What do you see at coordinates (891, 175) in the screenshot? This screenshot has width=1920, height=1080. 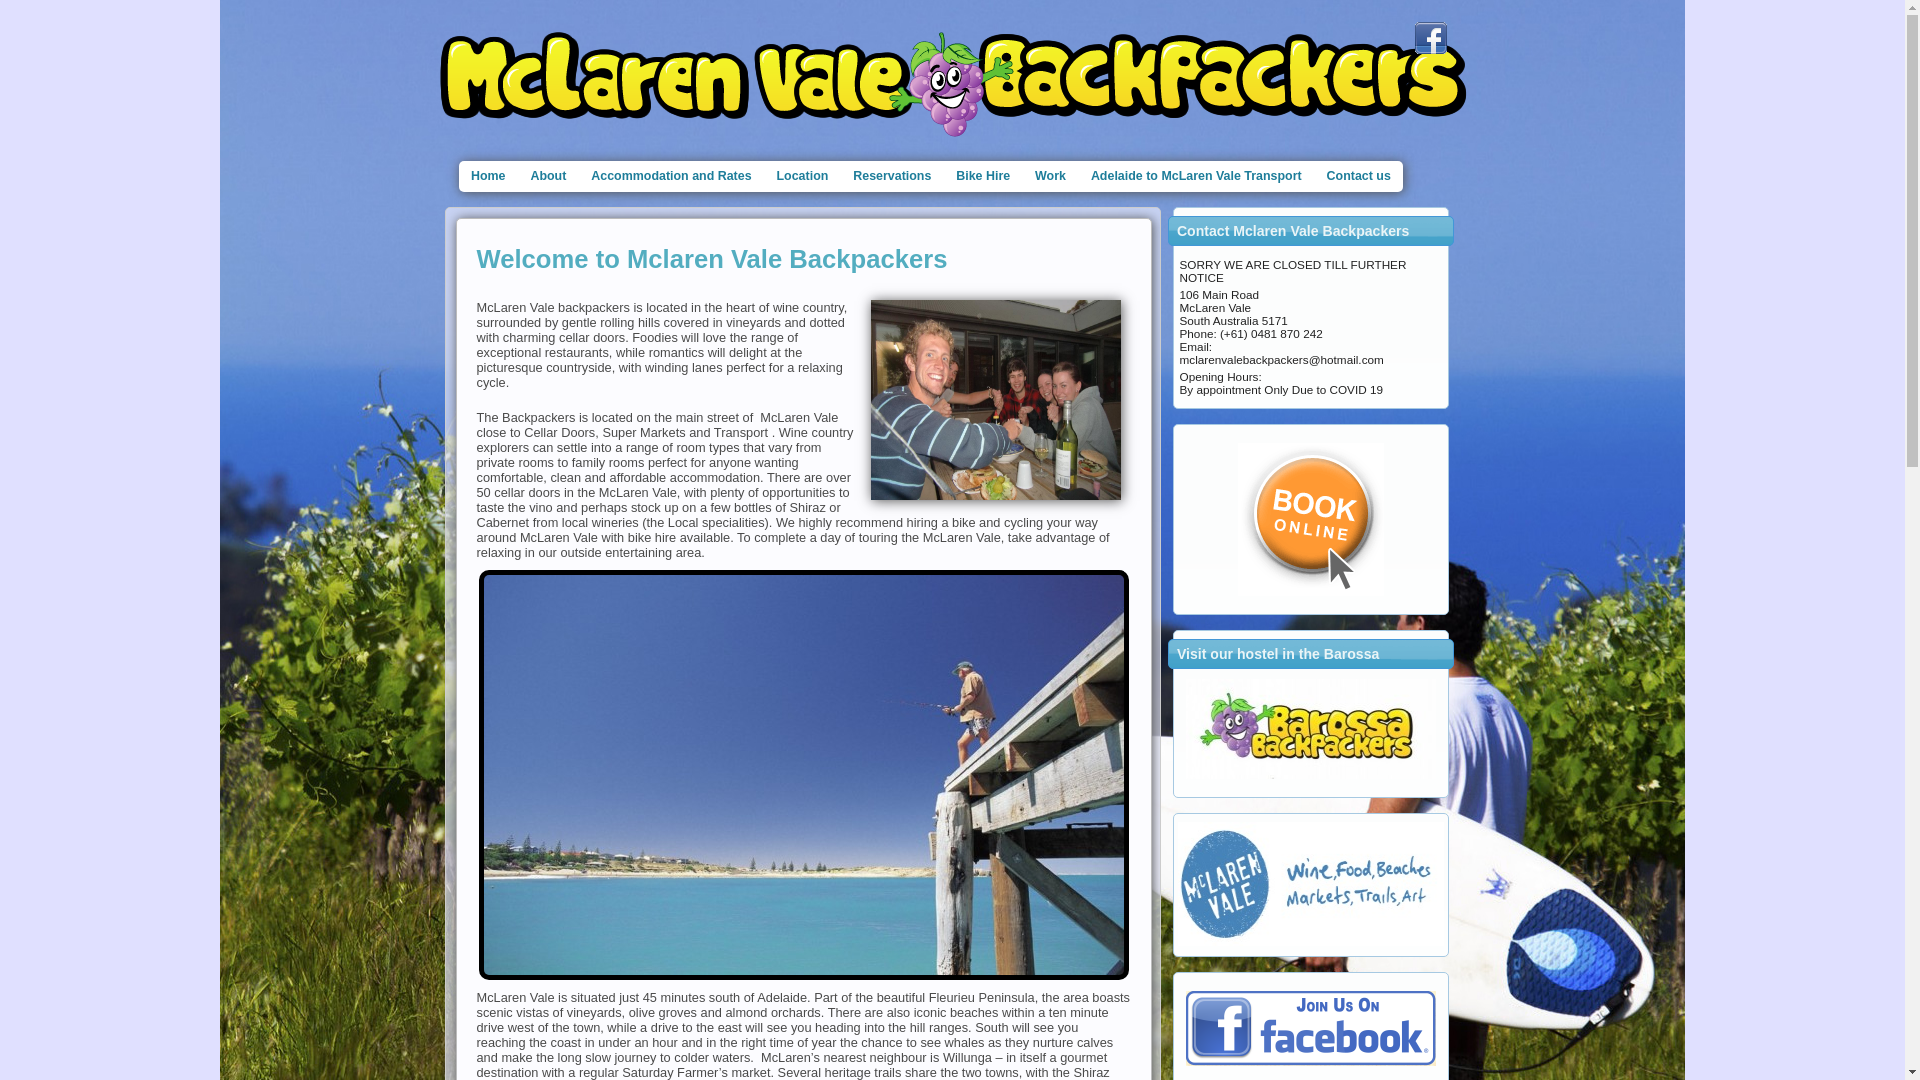 I see `'Reservations'` at bounding box center [891, 175].